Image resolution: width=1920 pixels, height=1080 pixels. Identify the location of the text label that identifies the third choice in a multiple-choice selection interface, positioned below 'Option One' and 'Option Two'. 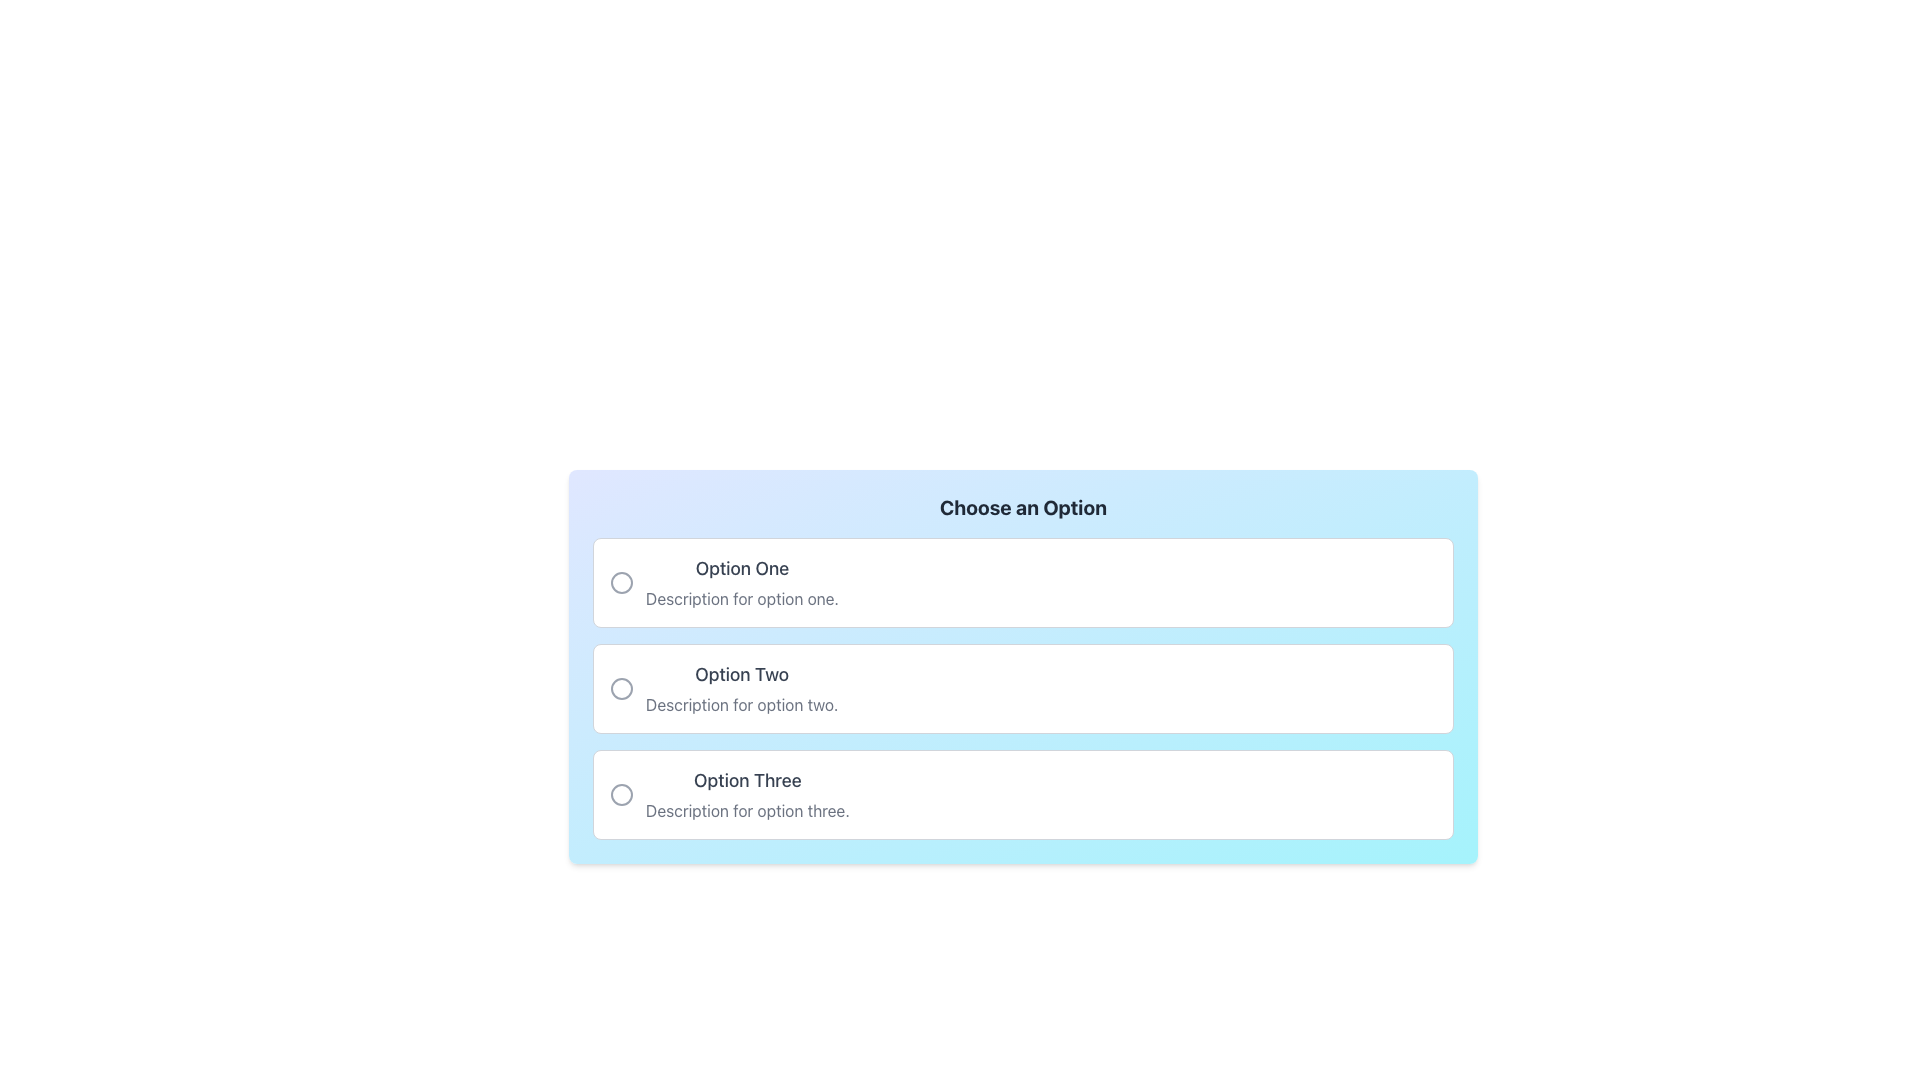
(746, 779).